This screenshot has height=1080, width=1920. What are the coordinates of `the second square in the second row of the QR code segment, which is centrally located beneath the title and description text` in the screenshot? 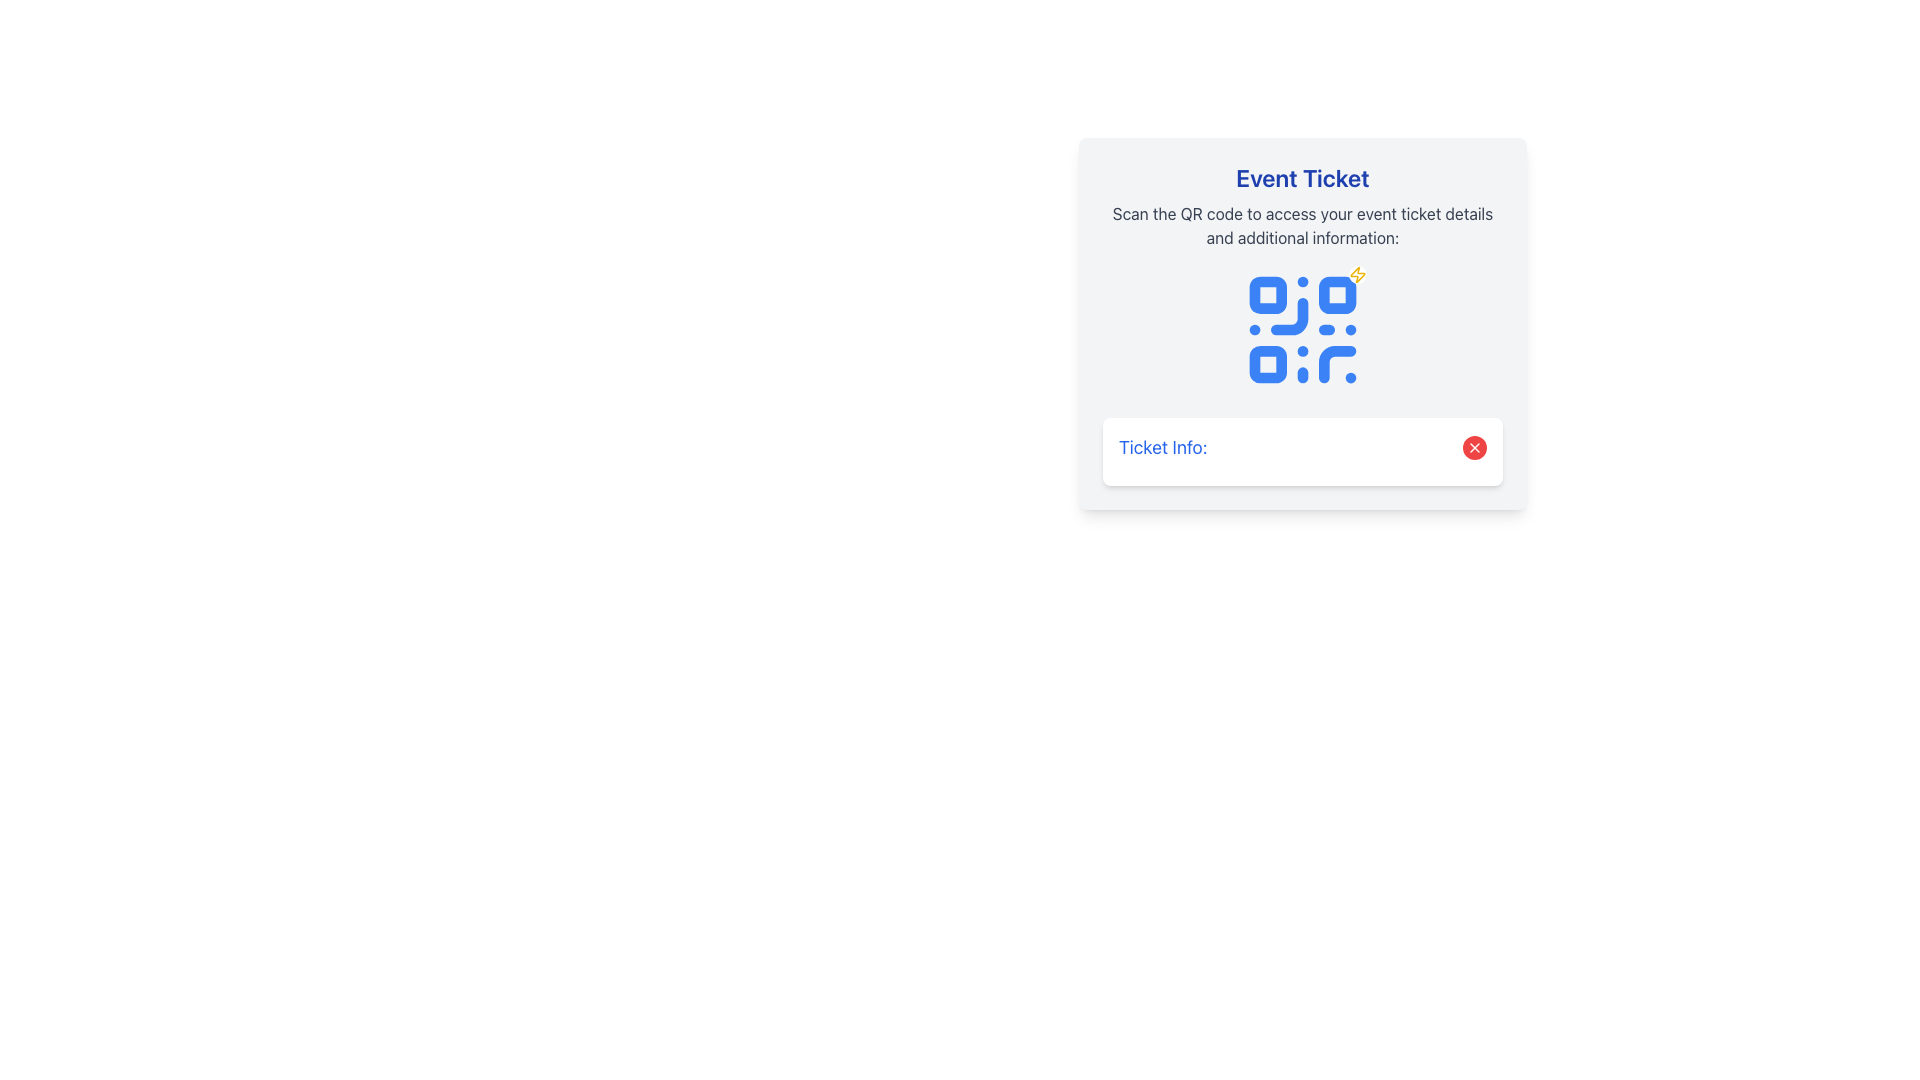 It's located at (1337, 295).